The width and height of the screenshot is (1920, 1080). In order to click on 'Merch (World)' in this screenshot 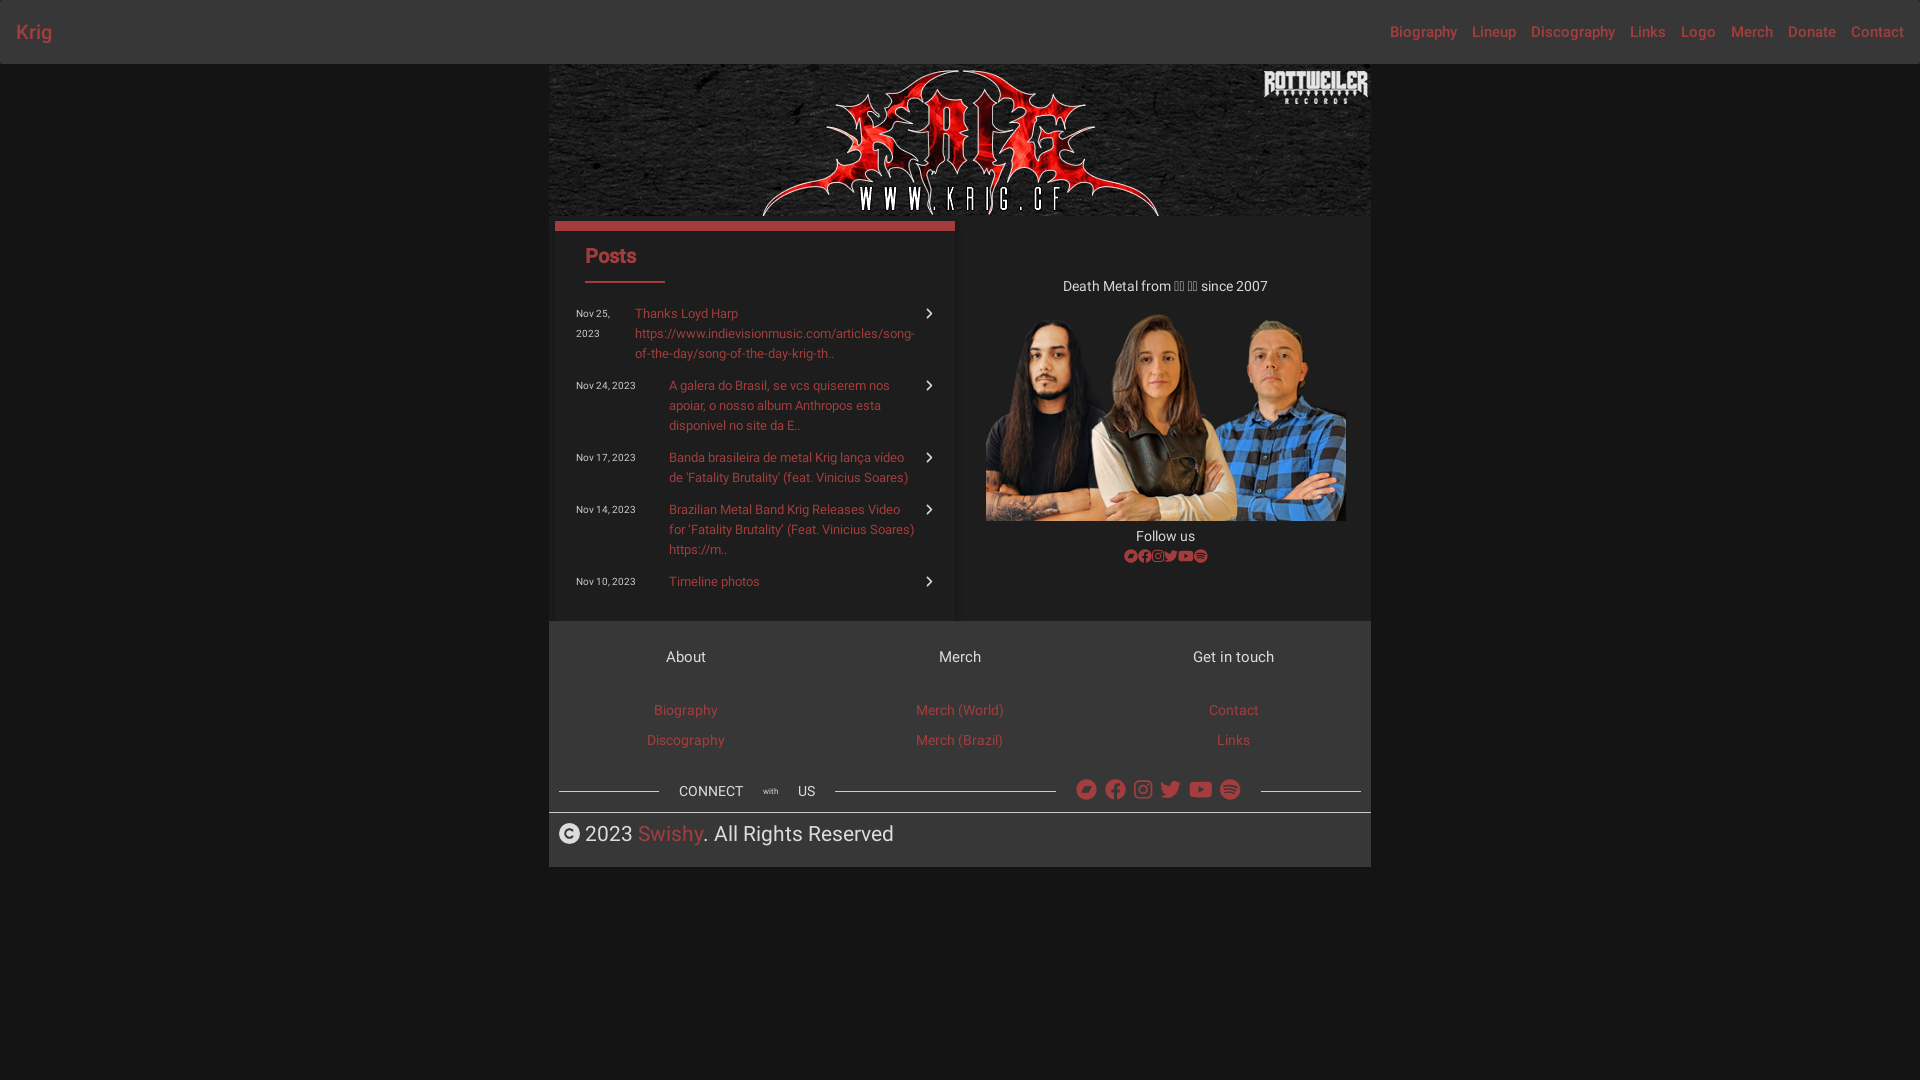, I will do `click(960, 708)`.